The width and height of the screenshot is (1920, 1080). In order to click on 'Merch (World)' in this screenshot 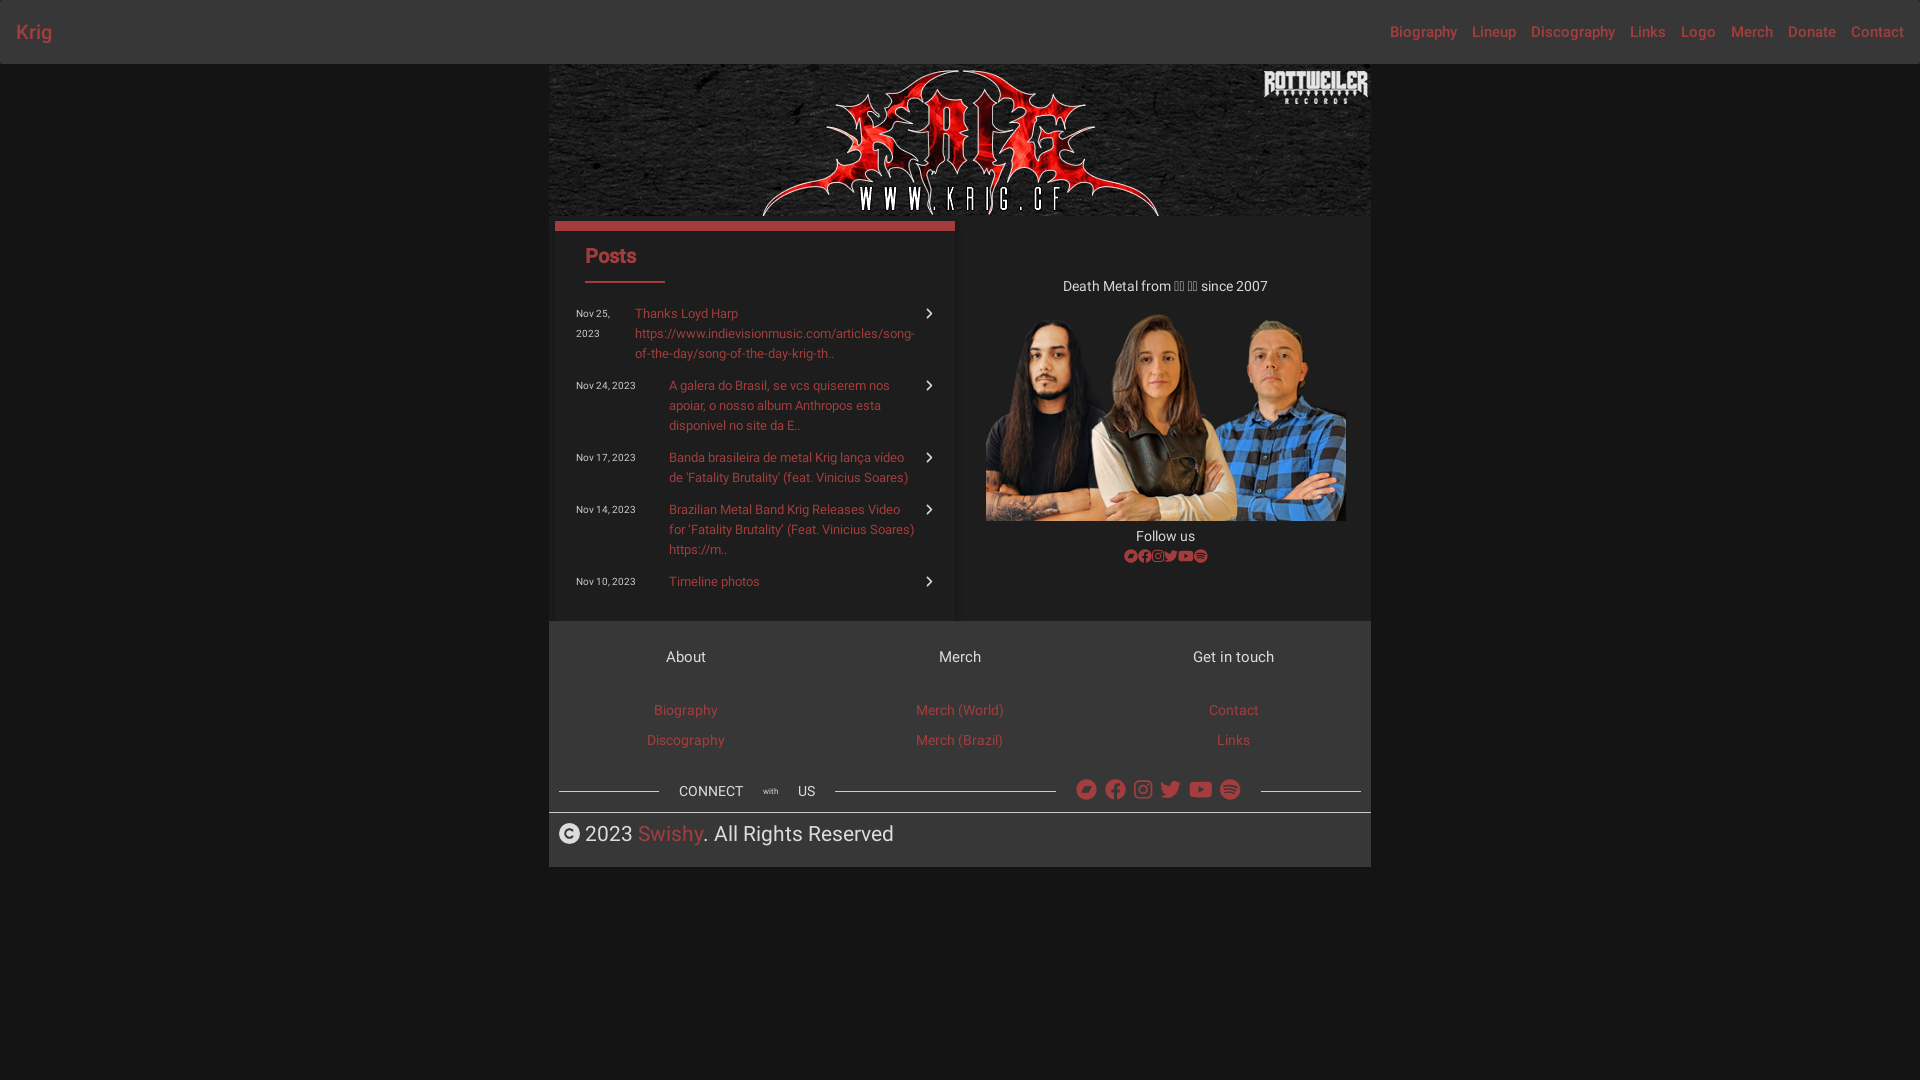, I will do `click(960, 708)`.